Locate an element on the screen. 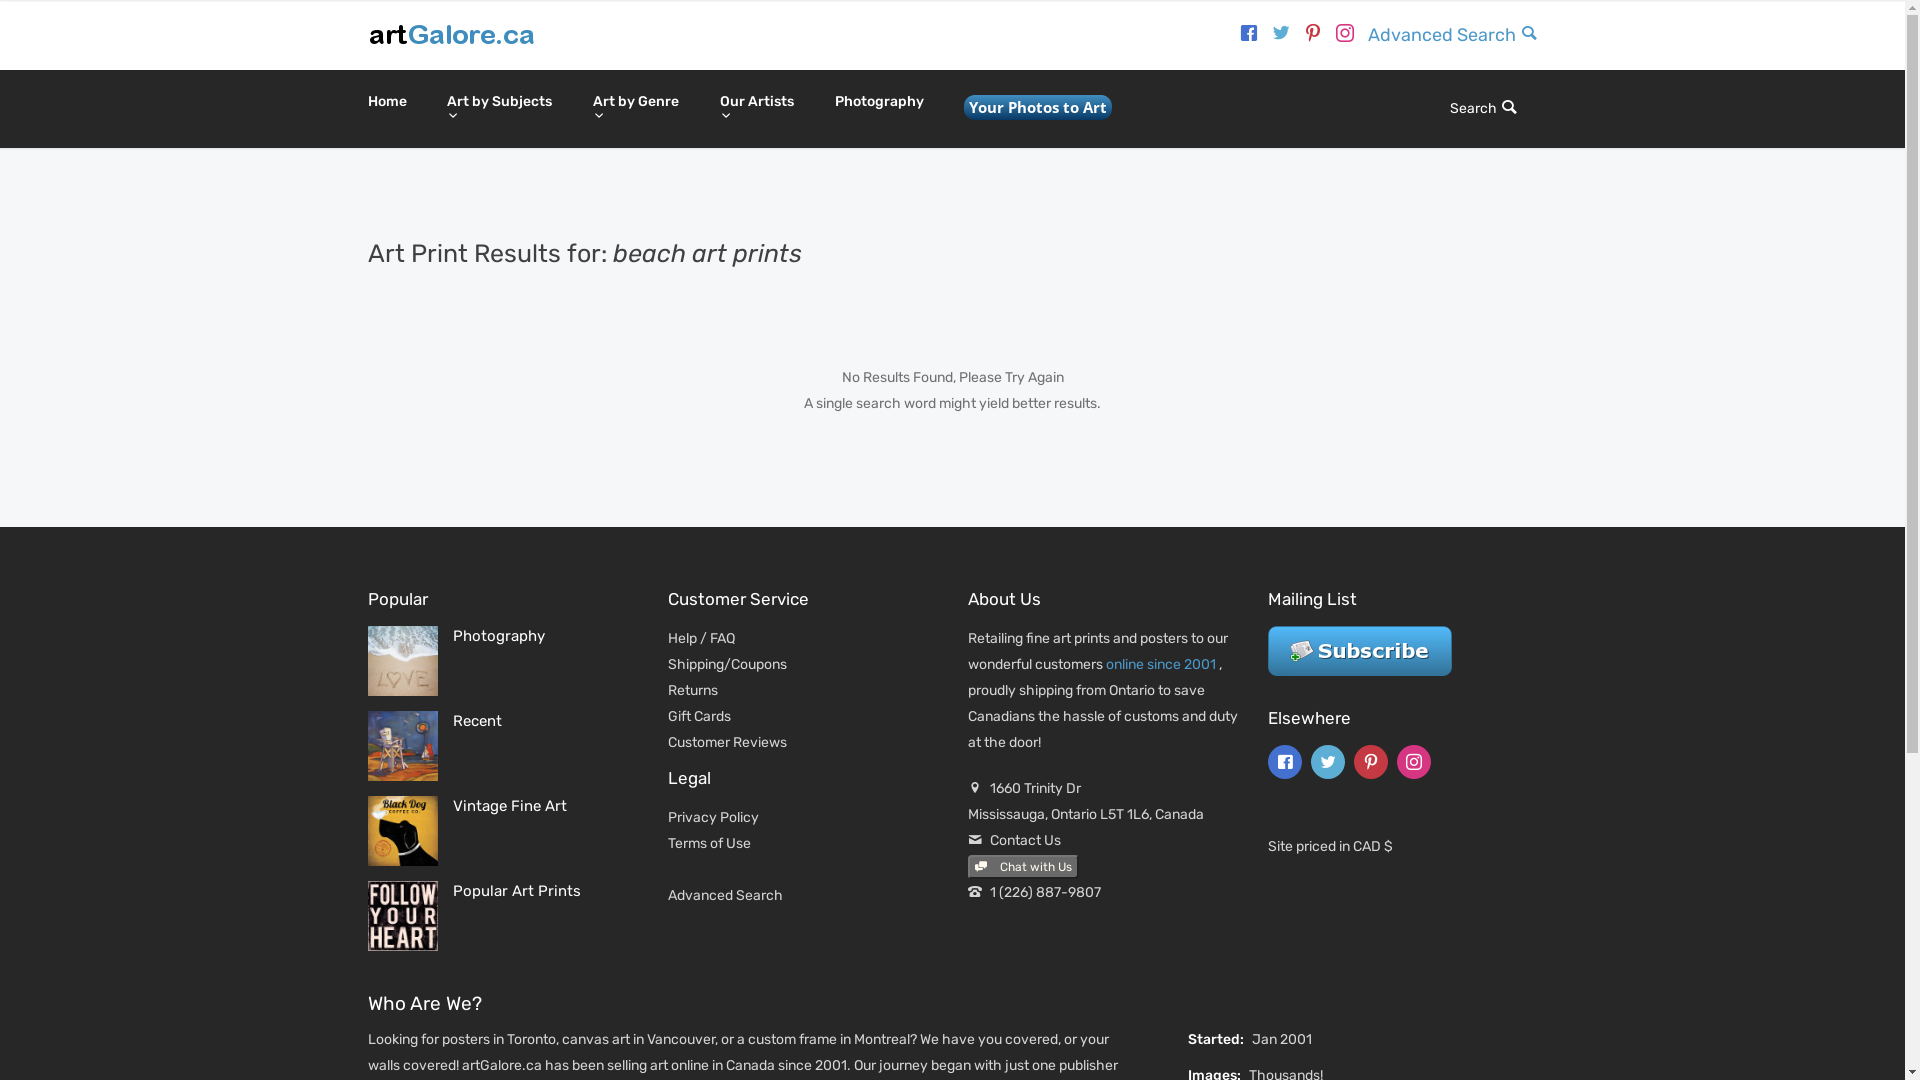  'Customer Reviews' is located at coordinates (726, 742).